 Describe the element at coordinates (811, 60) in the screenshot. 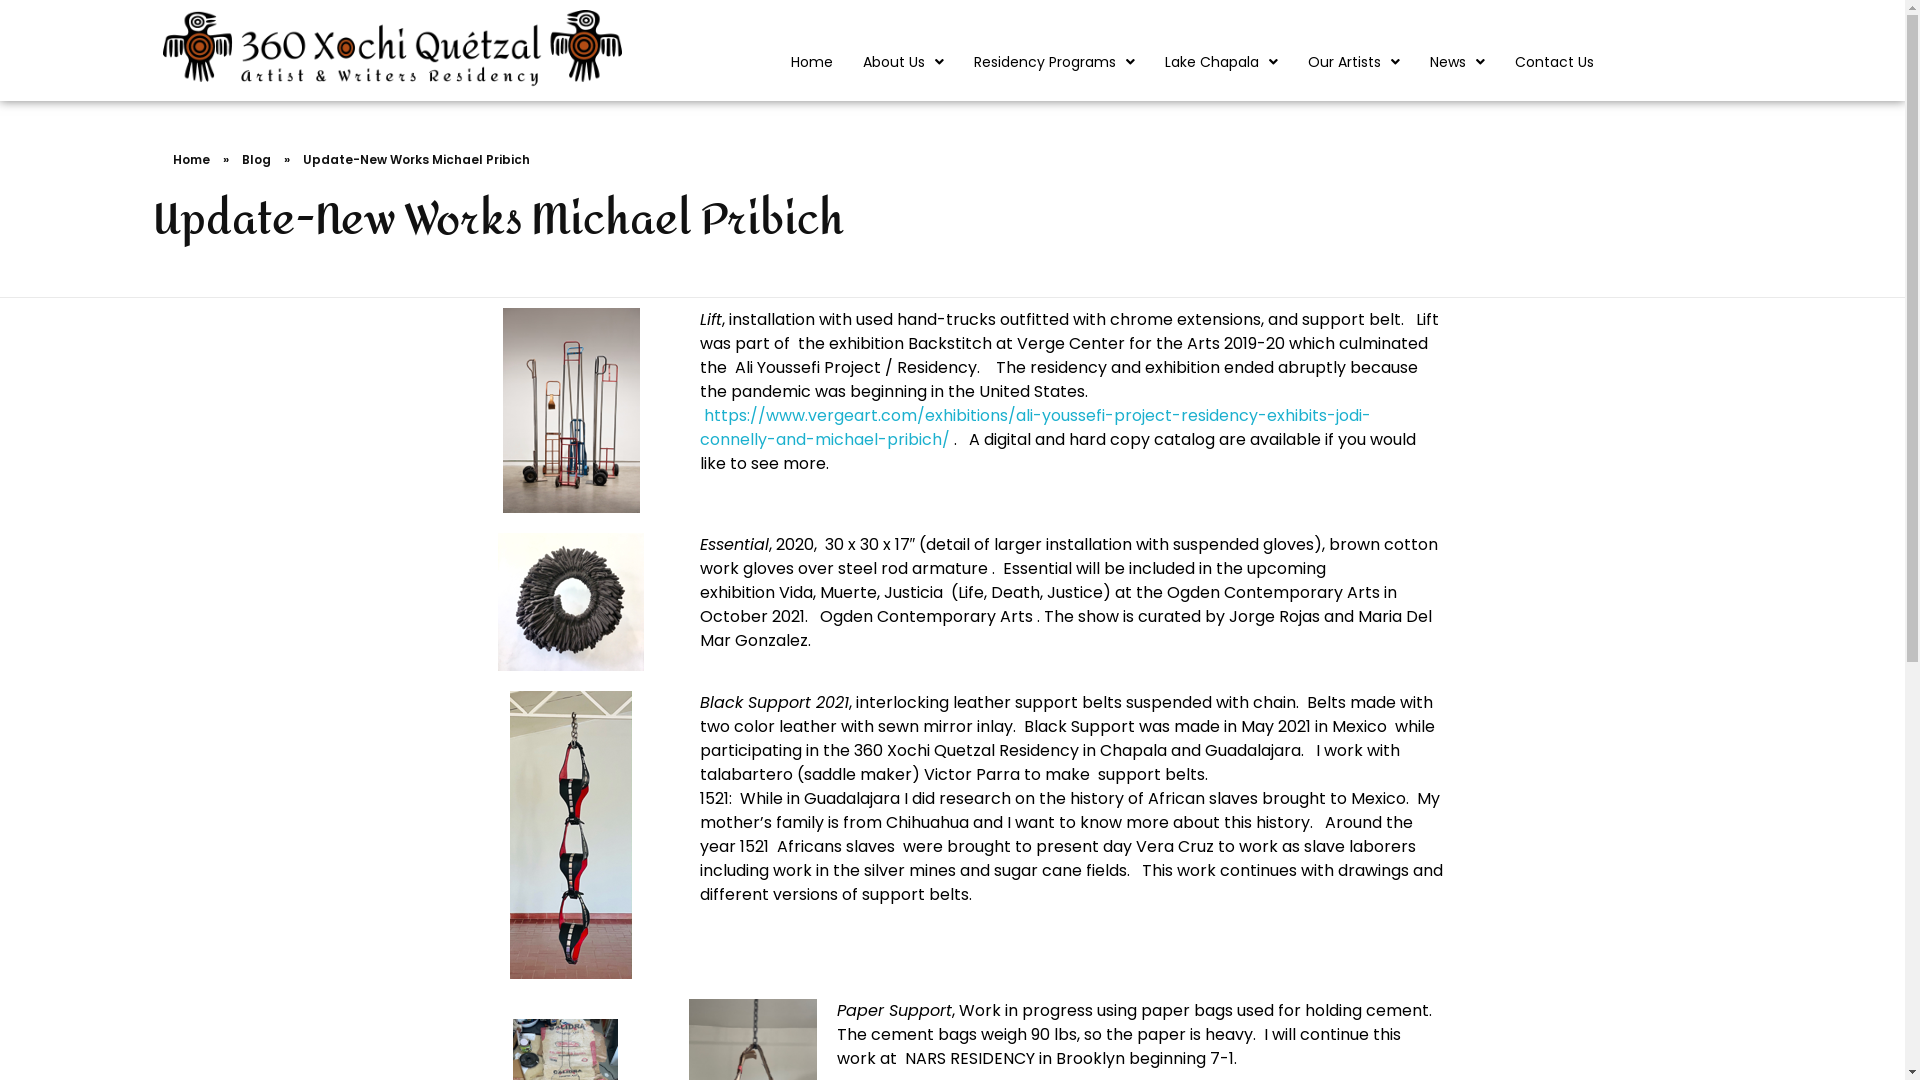

I see `'Home'` at that location.